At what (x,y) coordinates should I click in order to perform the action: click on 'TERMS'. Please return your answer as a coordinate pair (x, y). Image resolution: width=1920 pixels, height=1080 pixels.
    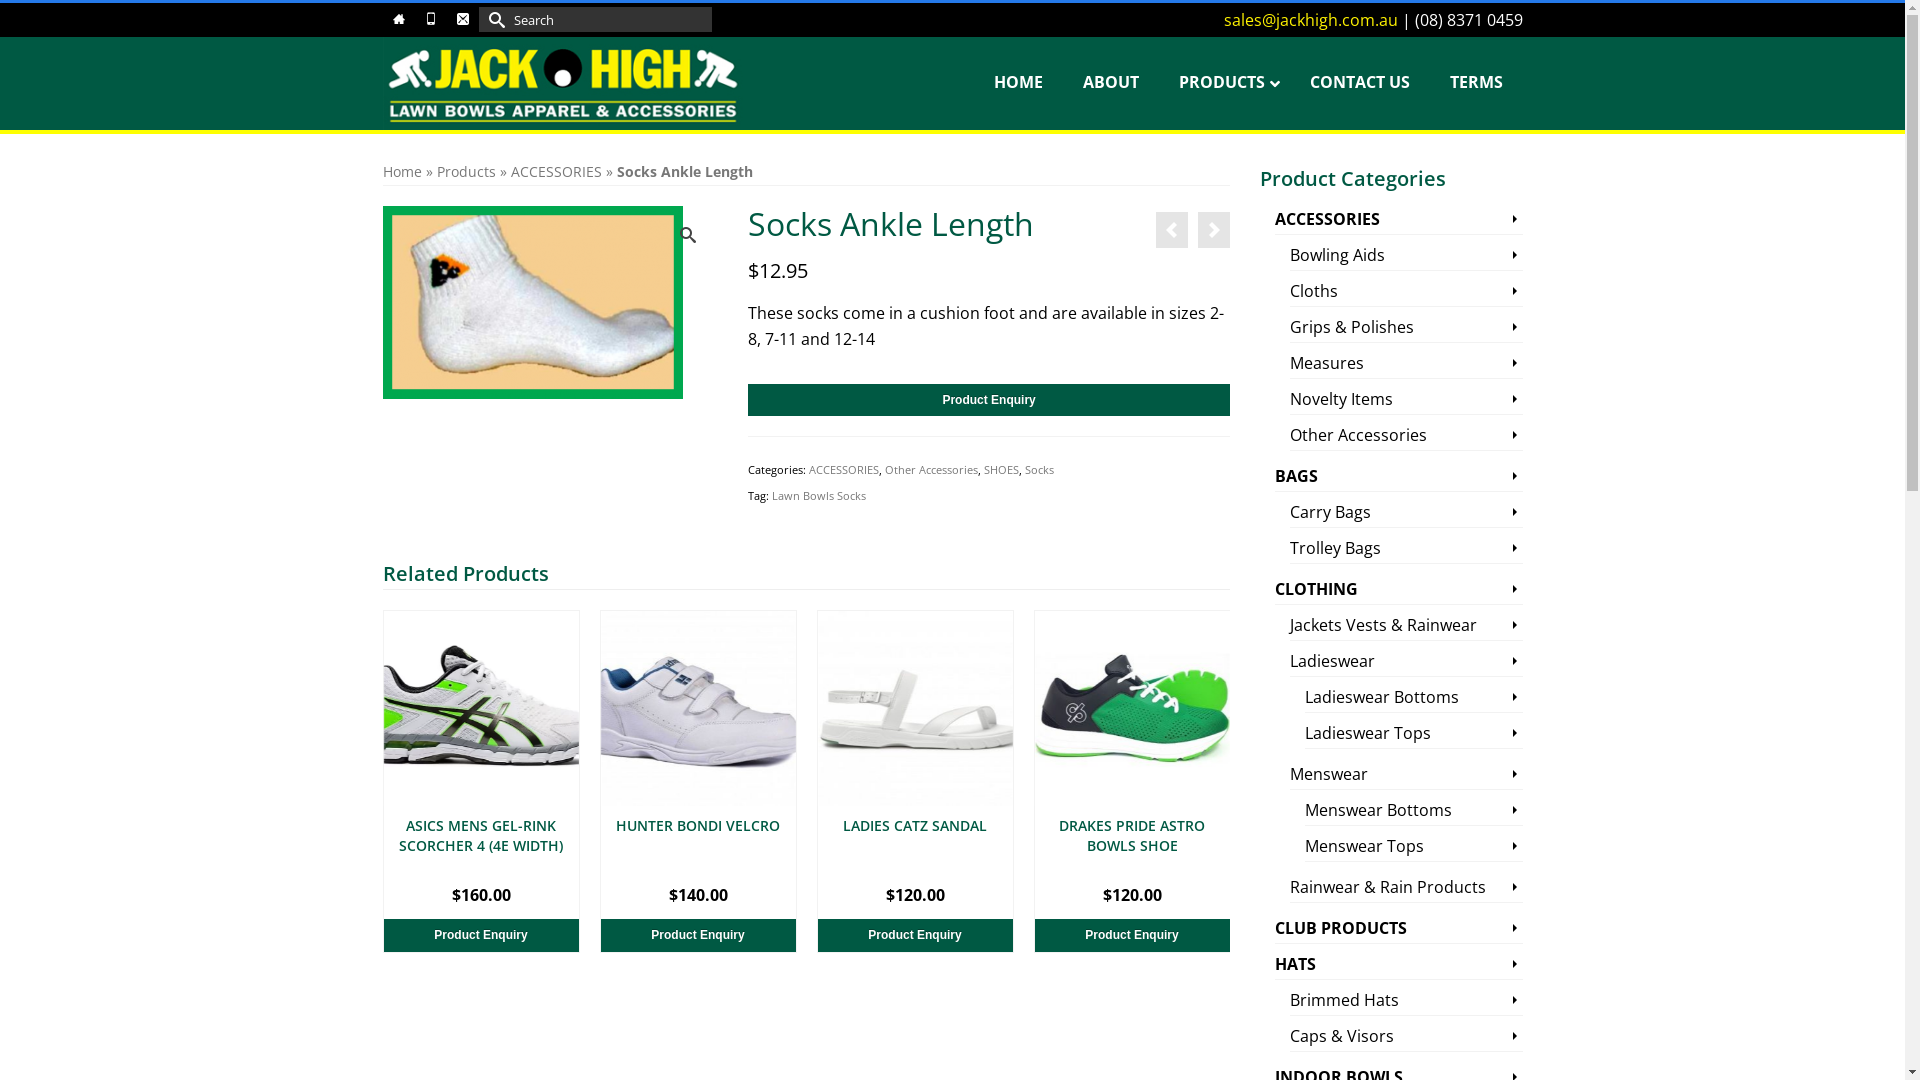
    Looking at the image, I should click on (1429, 81).